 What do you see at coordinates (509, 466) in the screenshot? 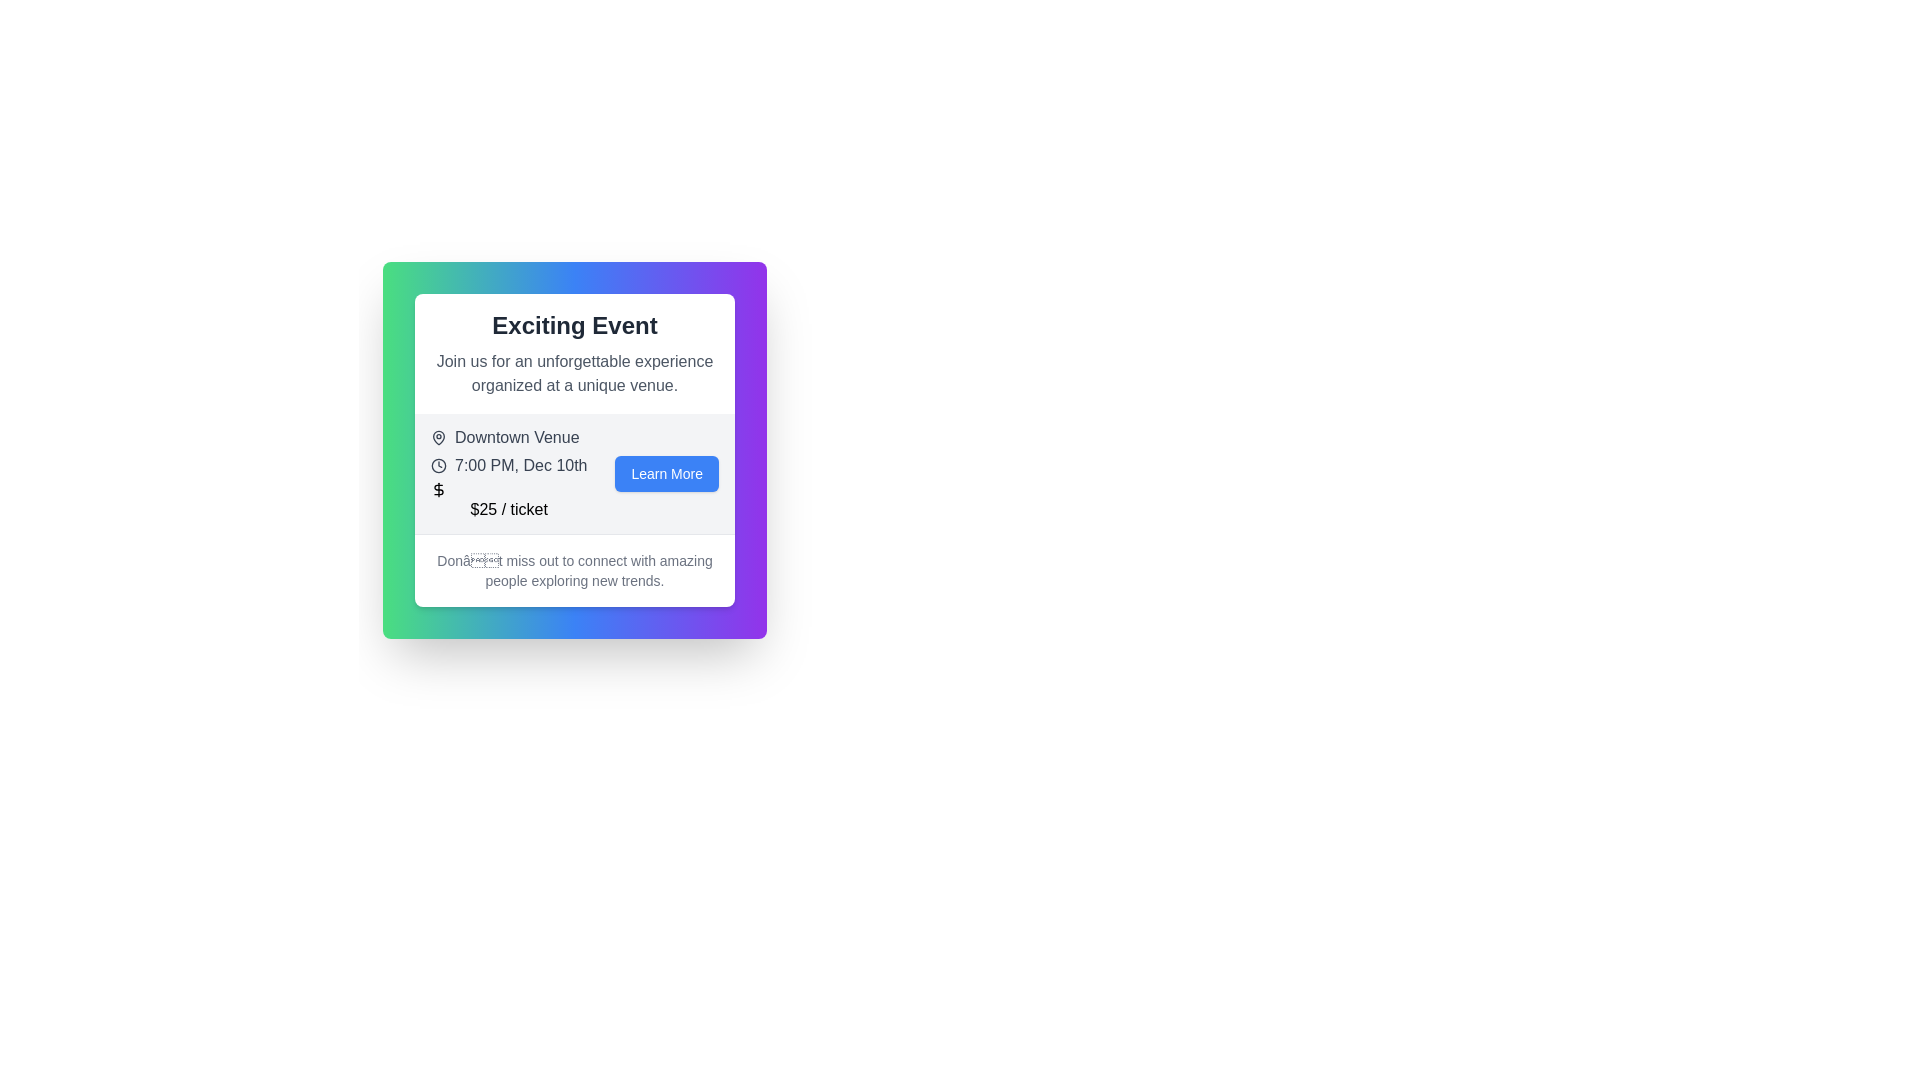
I see `the text label displaying the event's time and date, '7:00 PM, Dec 10th', which is part of the information panel about the event` at bounding box center [509, 466].